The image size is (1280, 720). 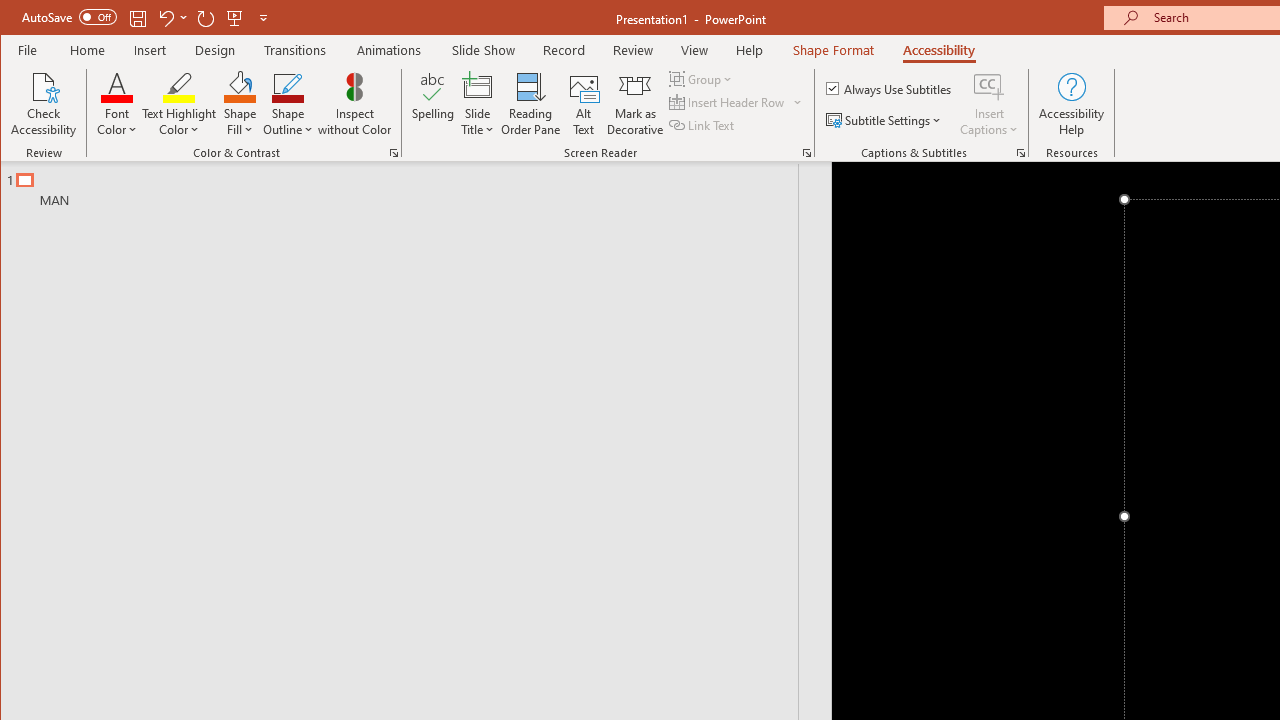 What do you see at coordinates (235, 17) in the screenshot?
I see `'From Beginning'` at bounding box center [235, 17].